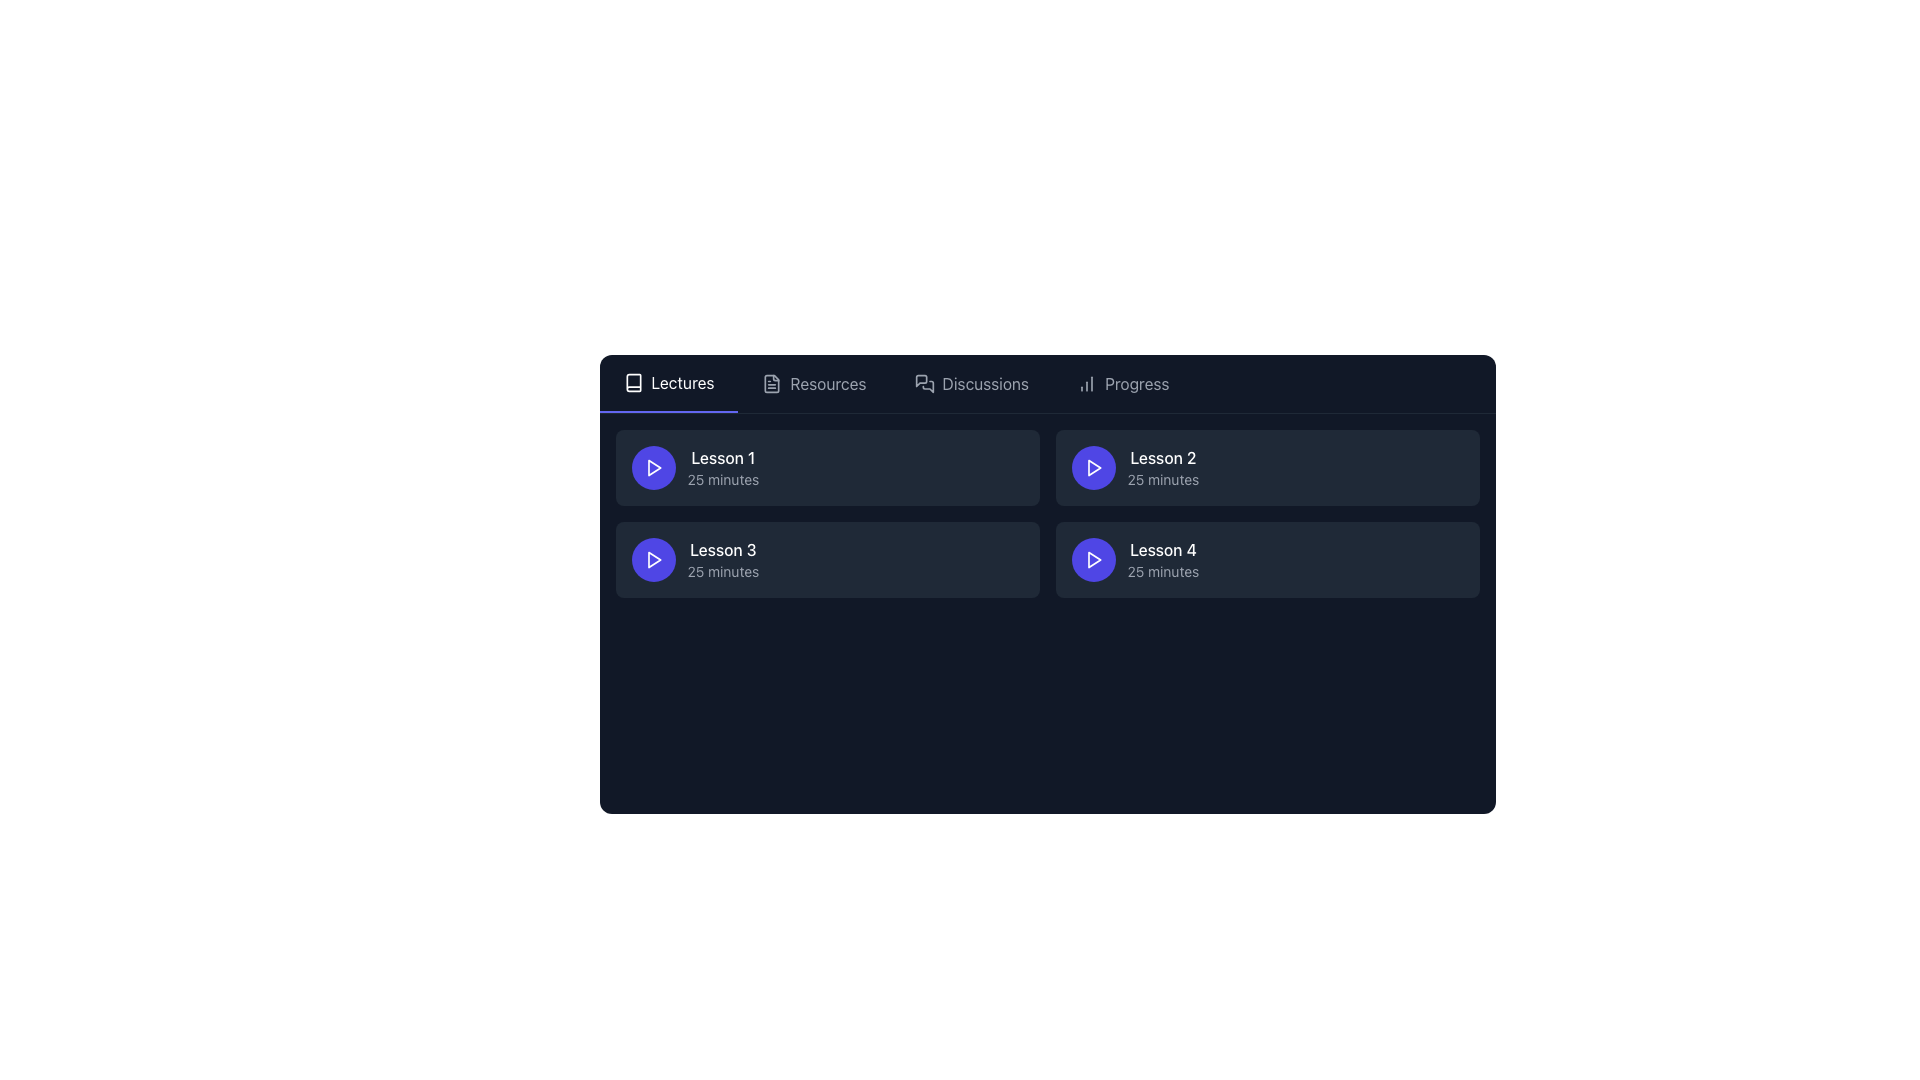 This screenshot has width=1920, height=1080. I want to click on the text label displaying '25 minutes', which is located below the 'Lesson 3' title in a smaller gray font within the lesson block, so click(722, 571).